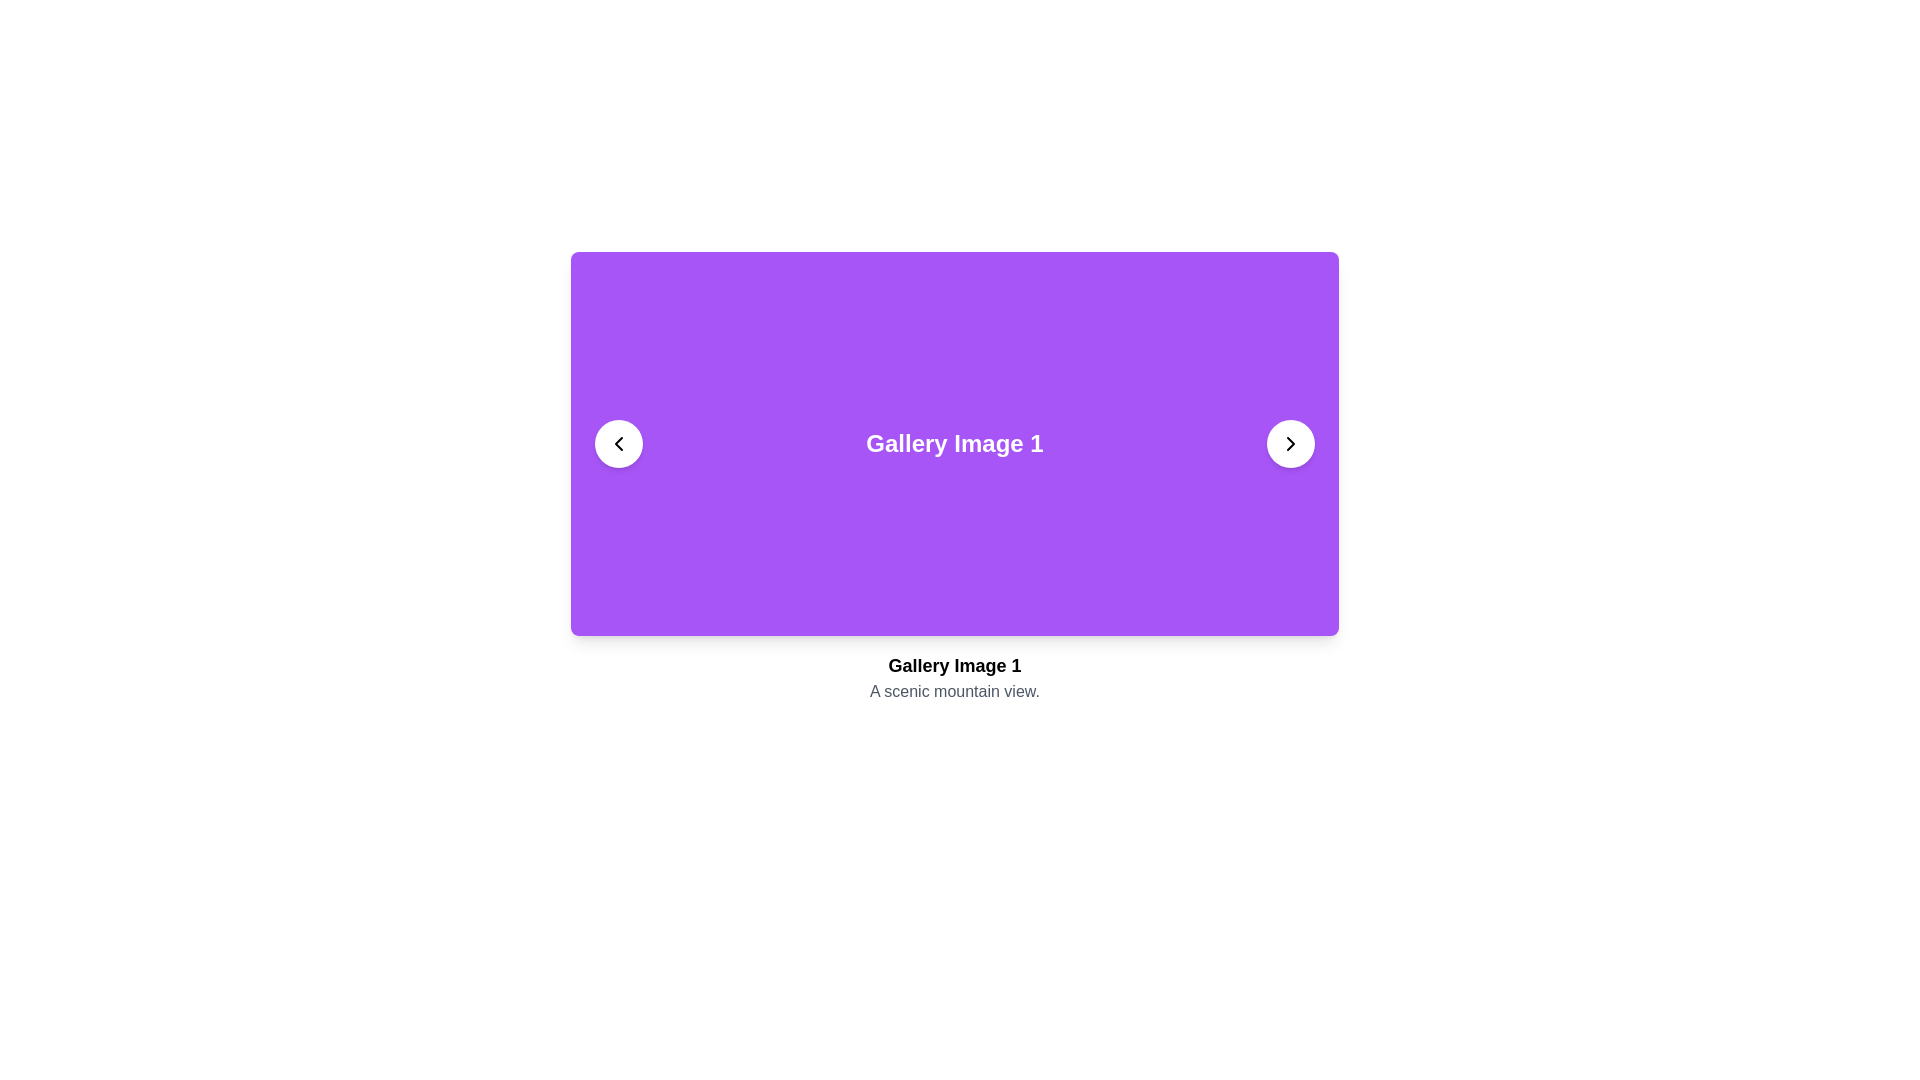  I want to click on title and description text of the composite label located directly below the main image display area, which consists of a title and additional context for the displayed gallery image, so click(954, 677).